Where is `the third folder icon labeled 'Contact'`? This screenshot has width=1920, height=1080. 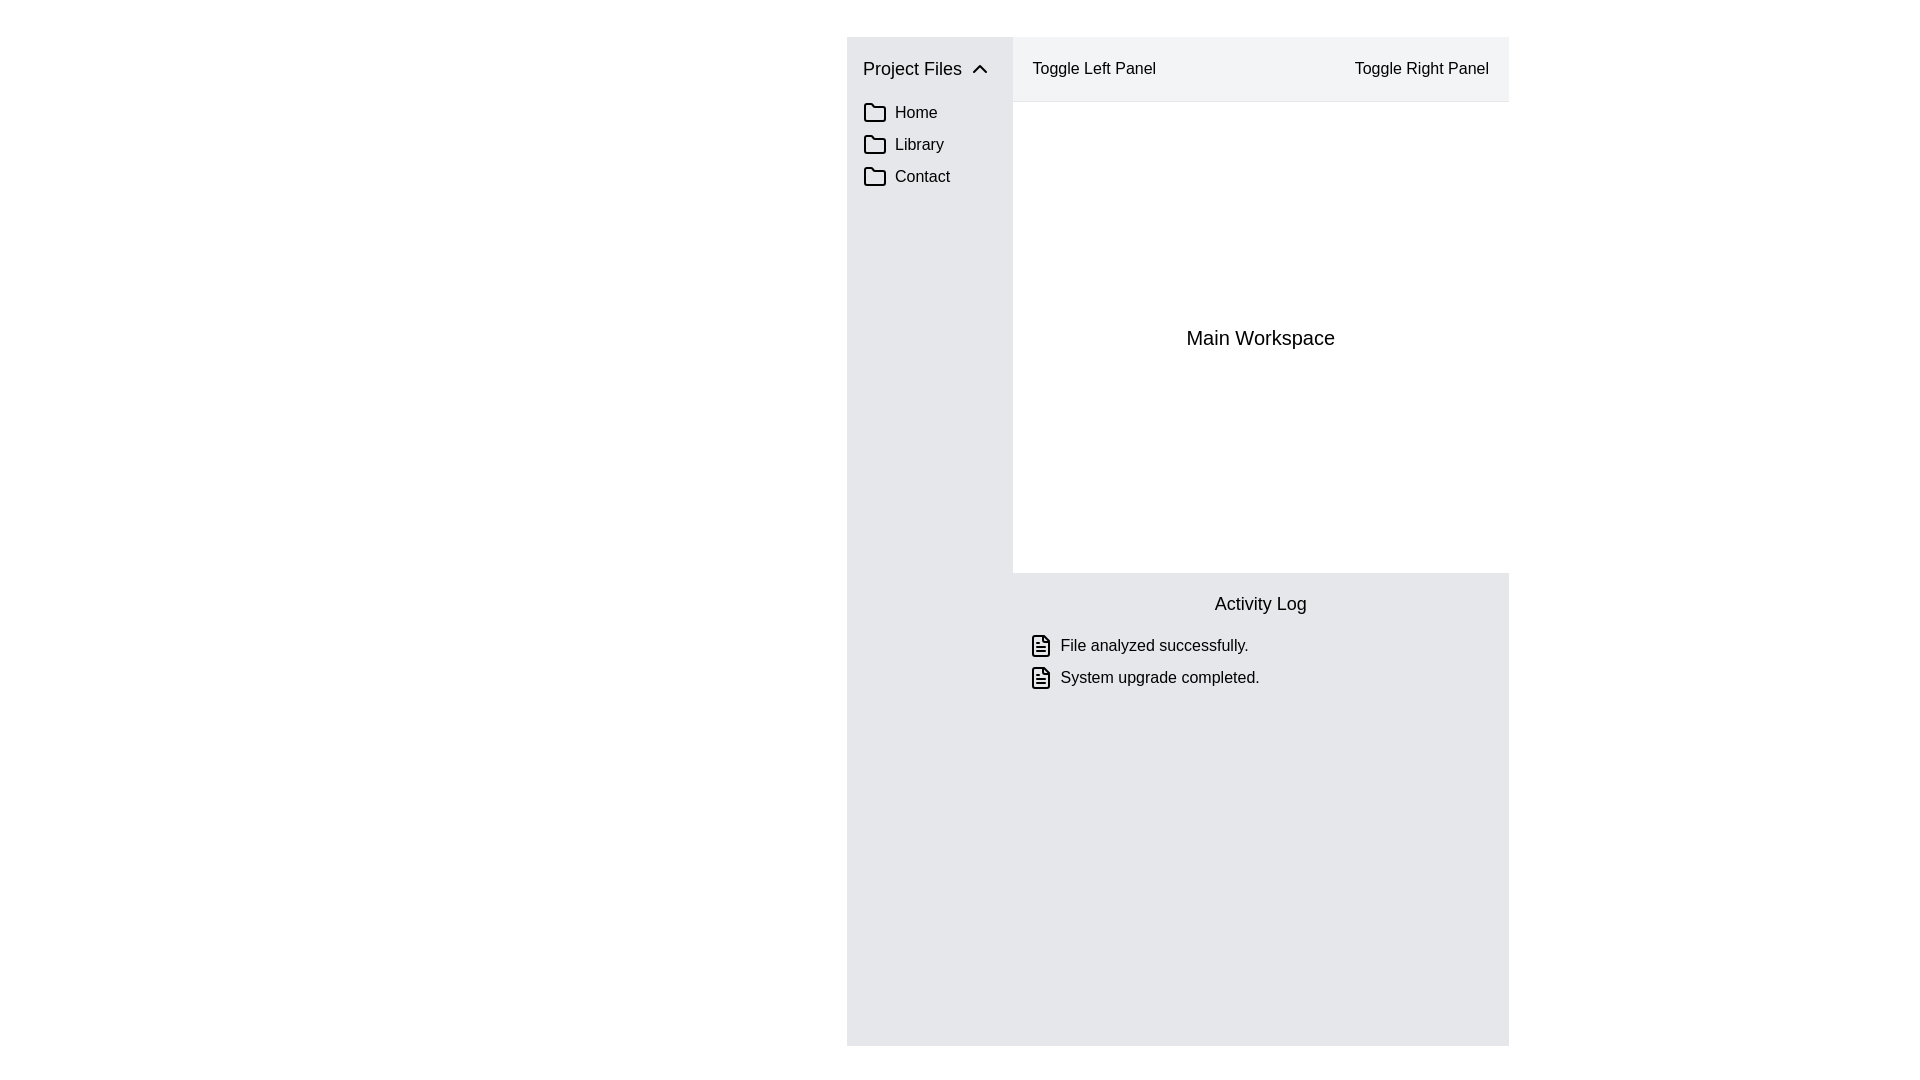
the third folder icon labeled 'Contact' is located at coordinates (874, 175).